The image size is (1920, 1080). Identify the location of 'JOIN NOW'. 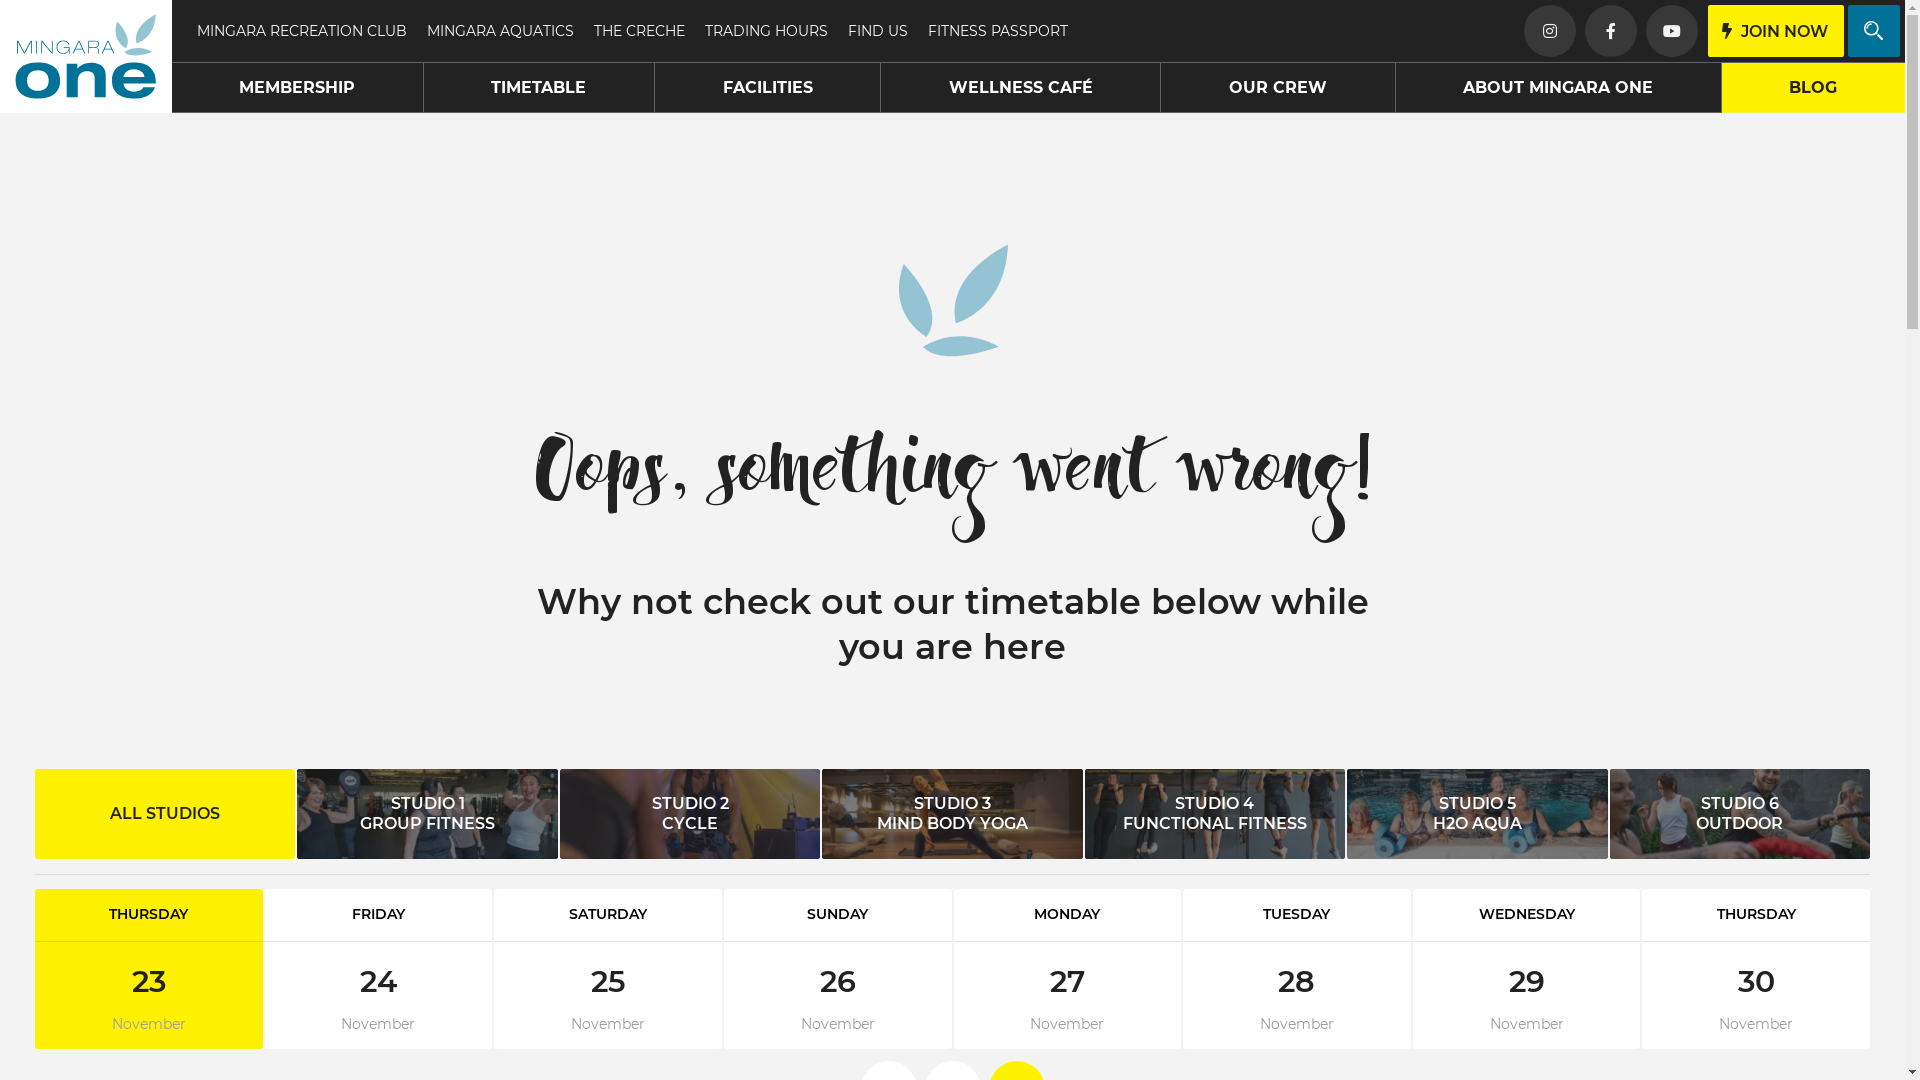
(1776, 30).